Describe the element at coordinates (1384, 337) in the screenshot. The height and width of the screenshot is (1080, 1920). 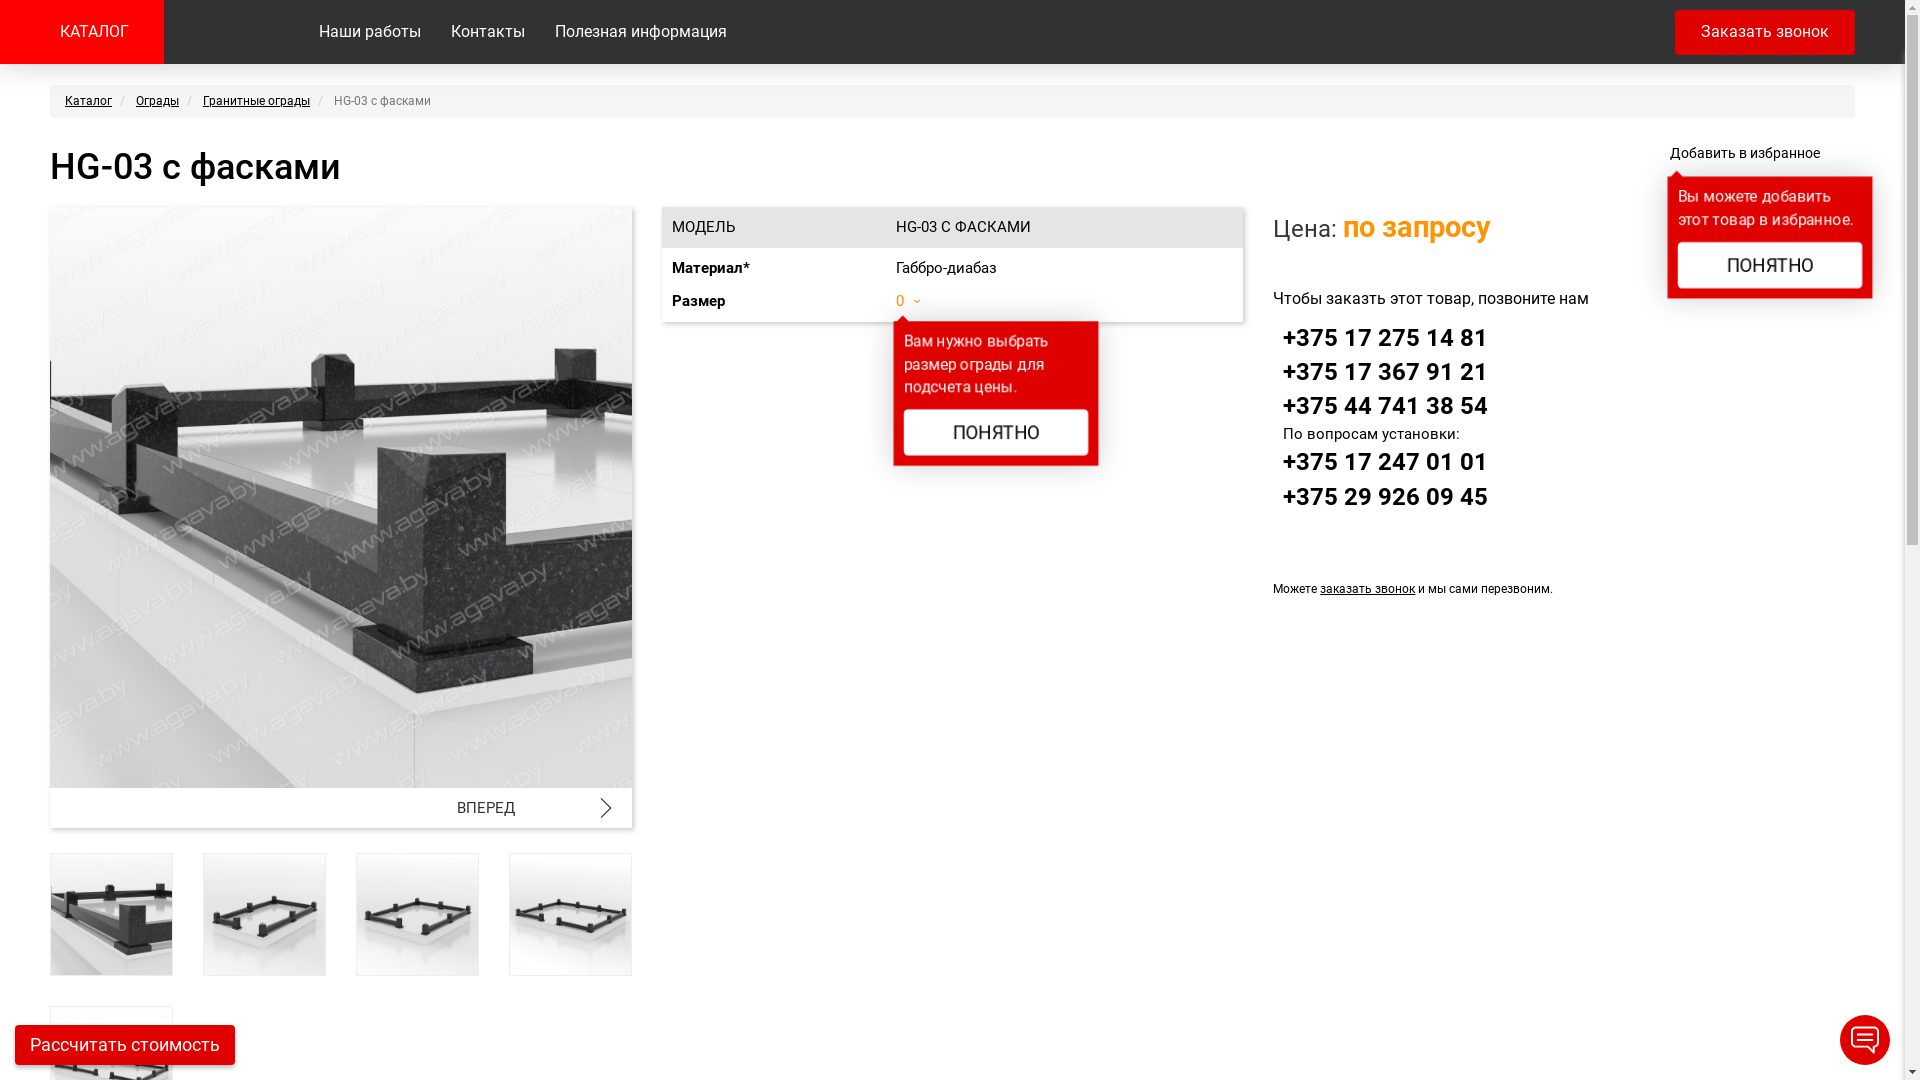
I see `'+375 17 275 14 81'` at that location.